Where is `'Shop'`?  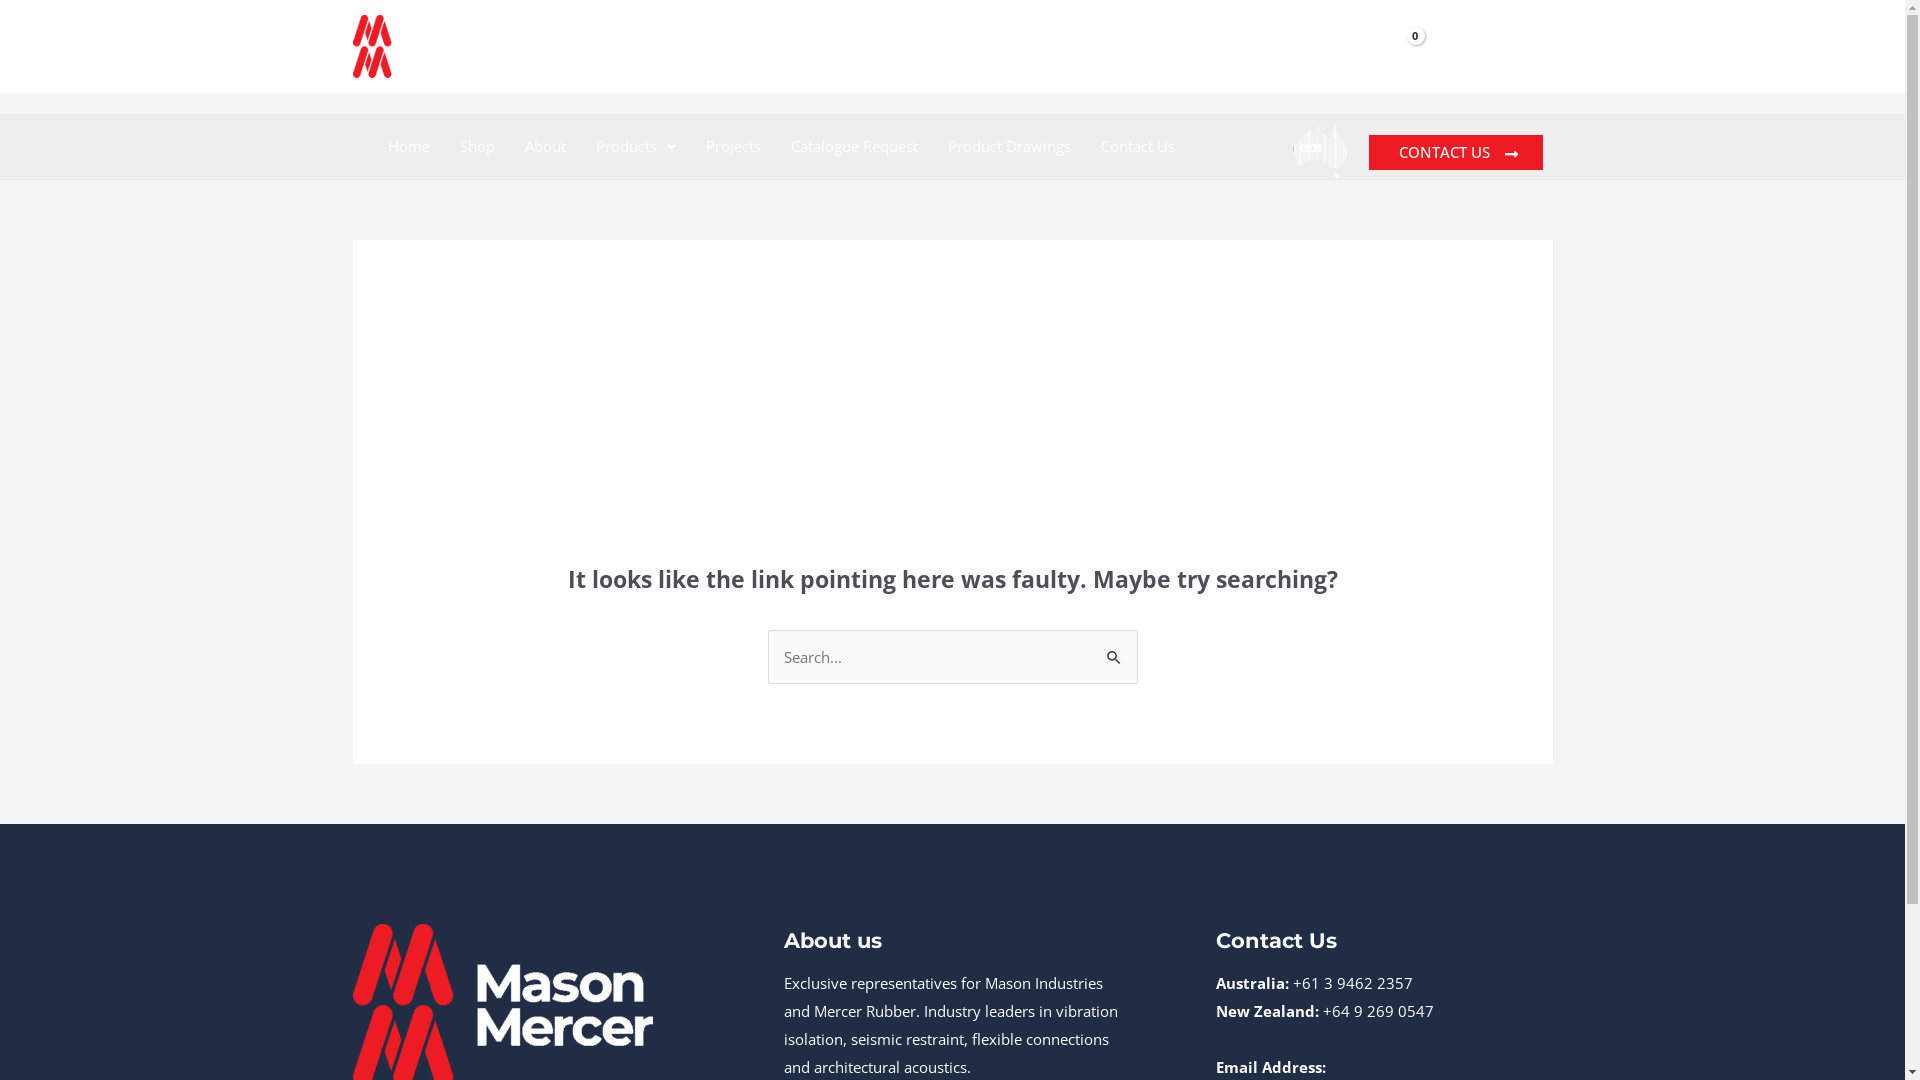 'Shop' is located at coordinates (443, 145).